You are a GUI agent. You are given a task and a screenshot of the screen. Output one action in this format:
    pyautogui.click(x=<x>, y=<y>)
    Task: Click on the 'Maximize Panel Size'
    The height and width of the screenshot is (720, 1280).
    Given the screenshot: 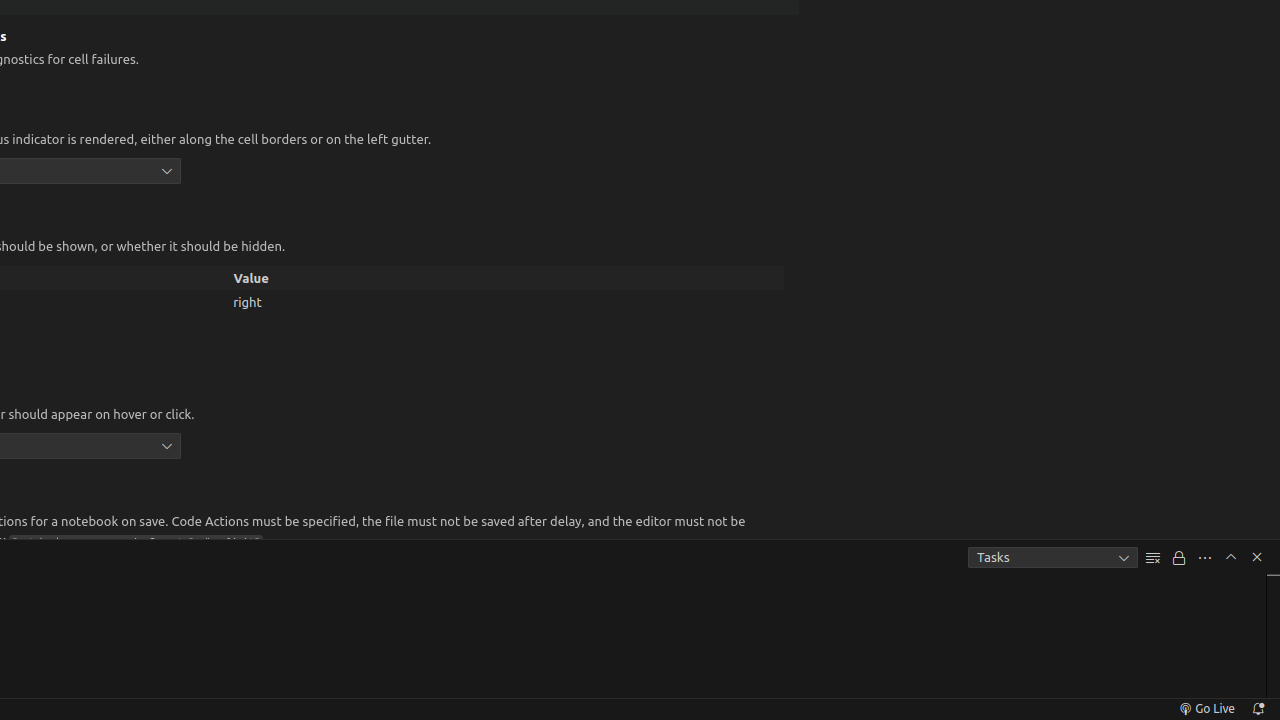 What is the action you would take?
    pyautogui.click(x=1229, y=556)
    